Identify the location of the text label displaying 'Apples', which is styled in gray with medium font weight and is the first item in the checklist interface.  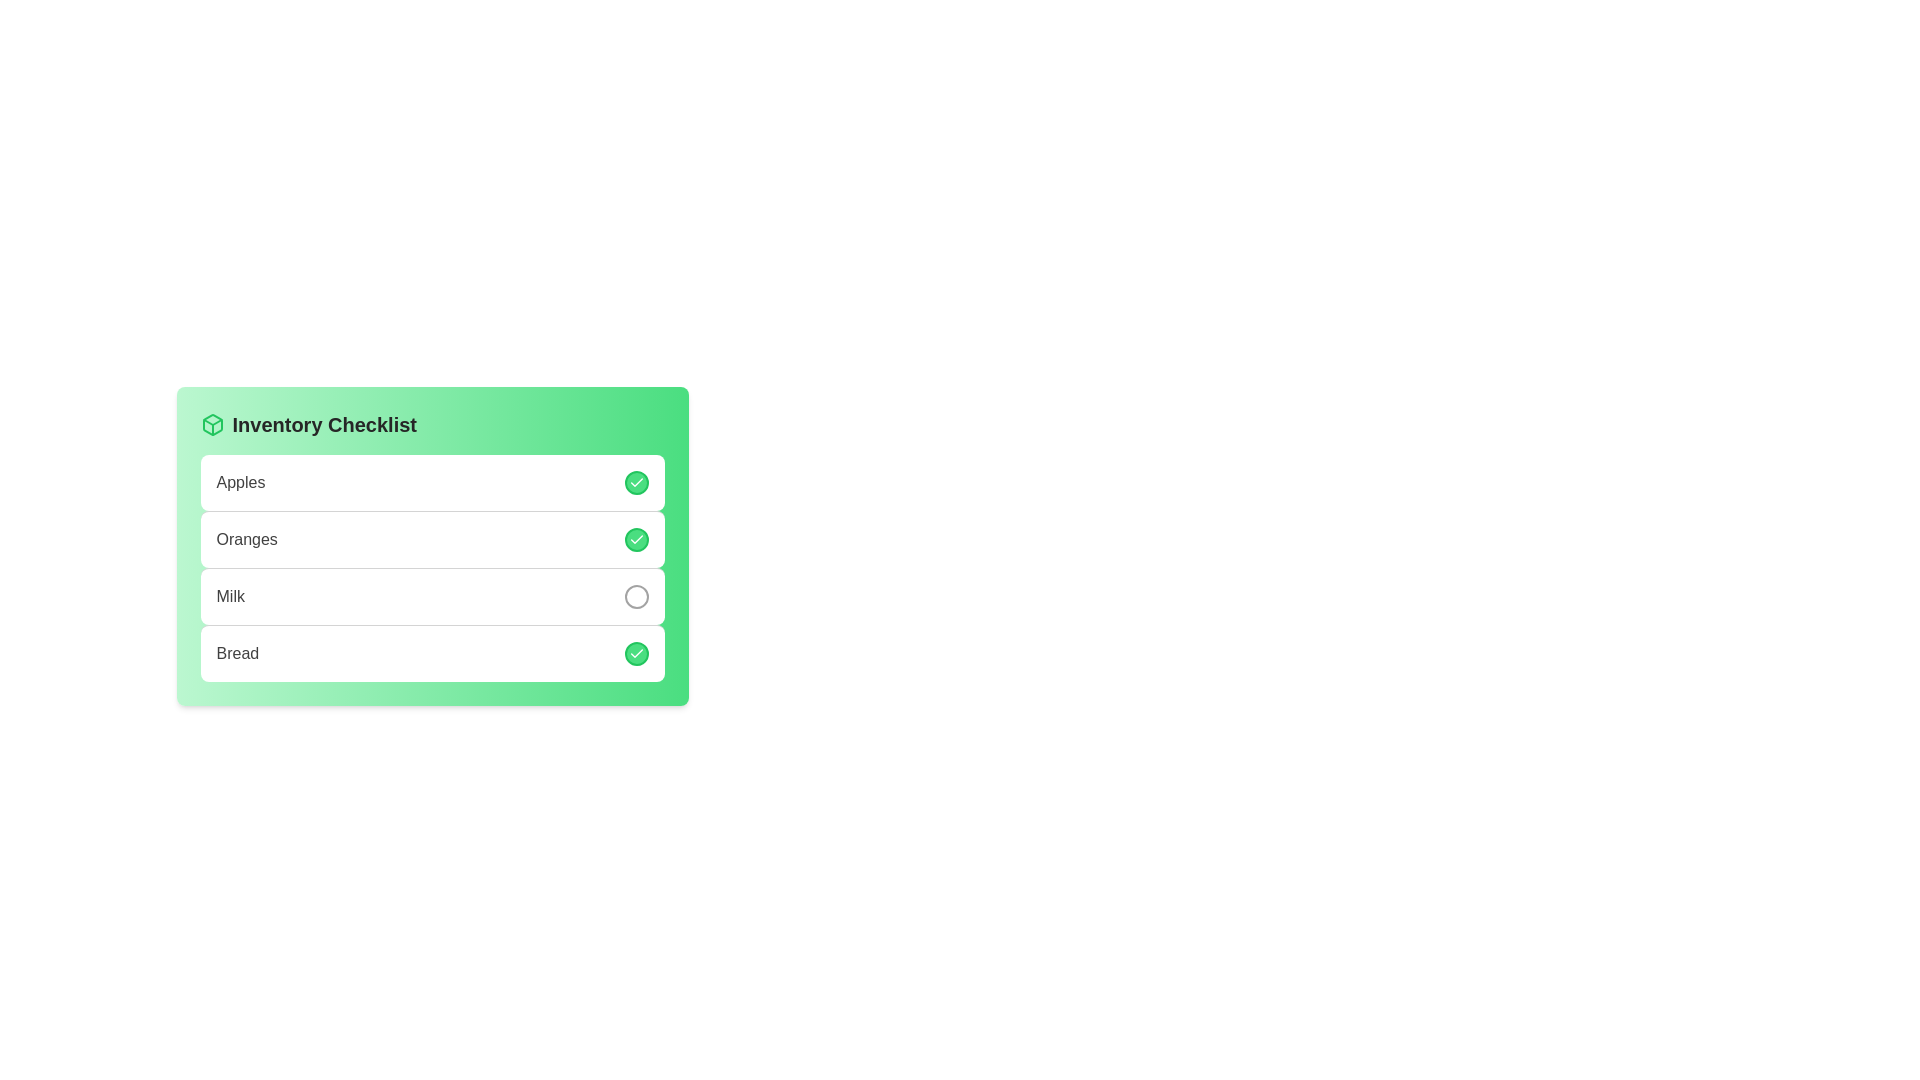
(240, 482).